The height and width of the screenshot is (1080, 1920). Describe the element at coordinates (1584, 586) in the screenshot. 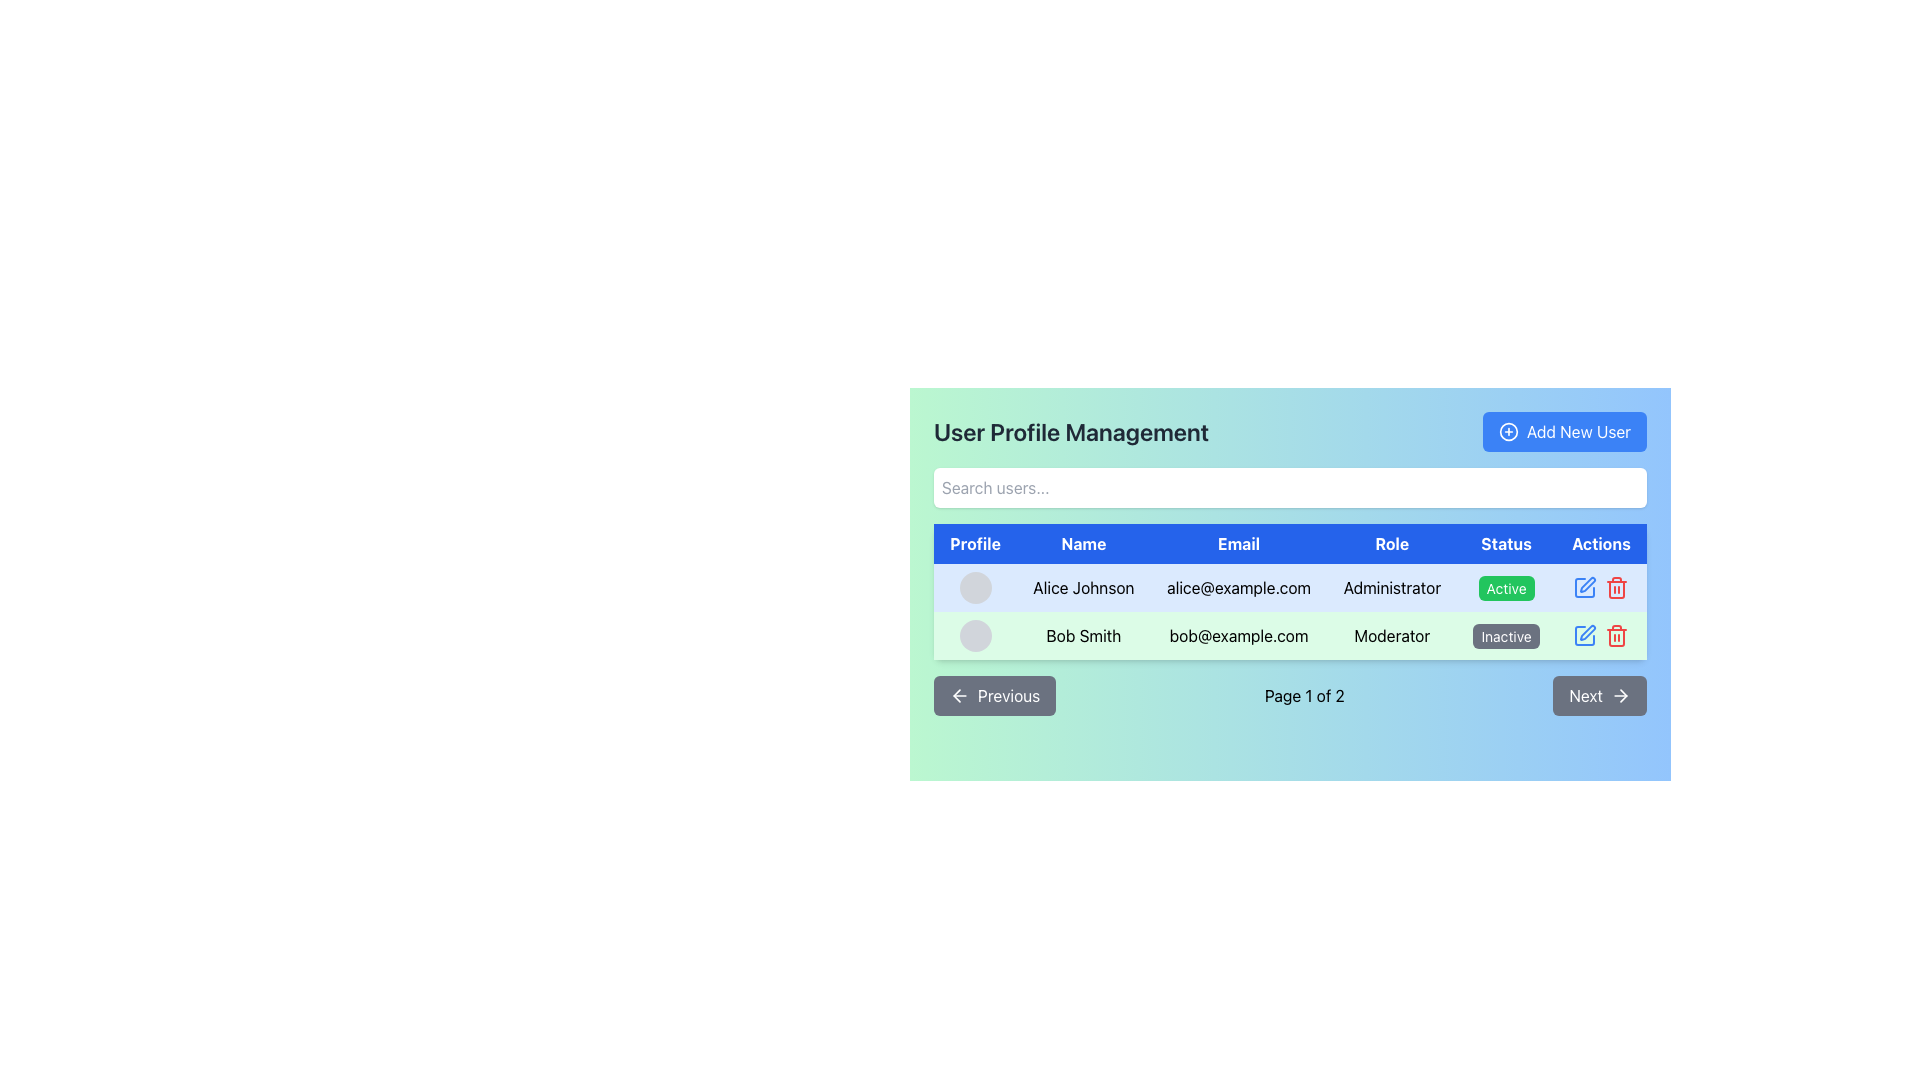

I see `the Edit button (icon-based) in the Actions column of the data table` at that location.